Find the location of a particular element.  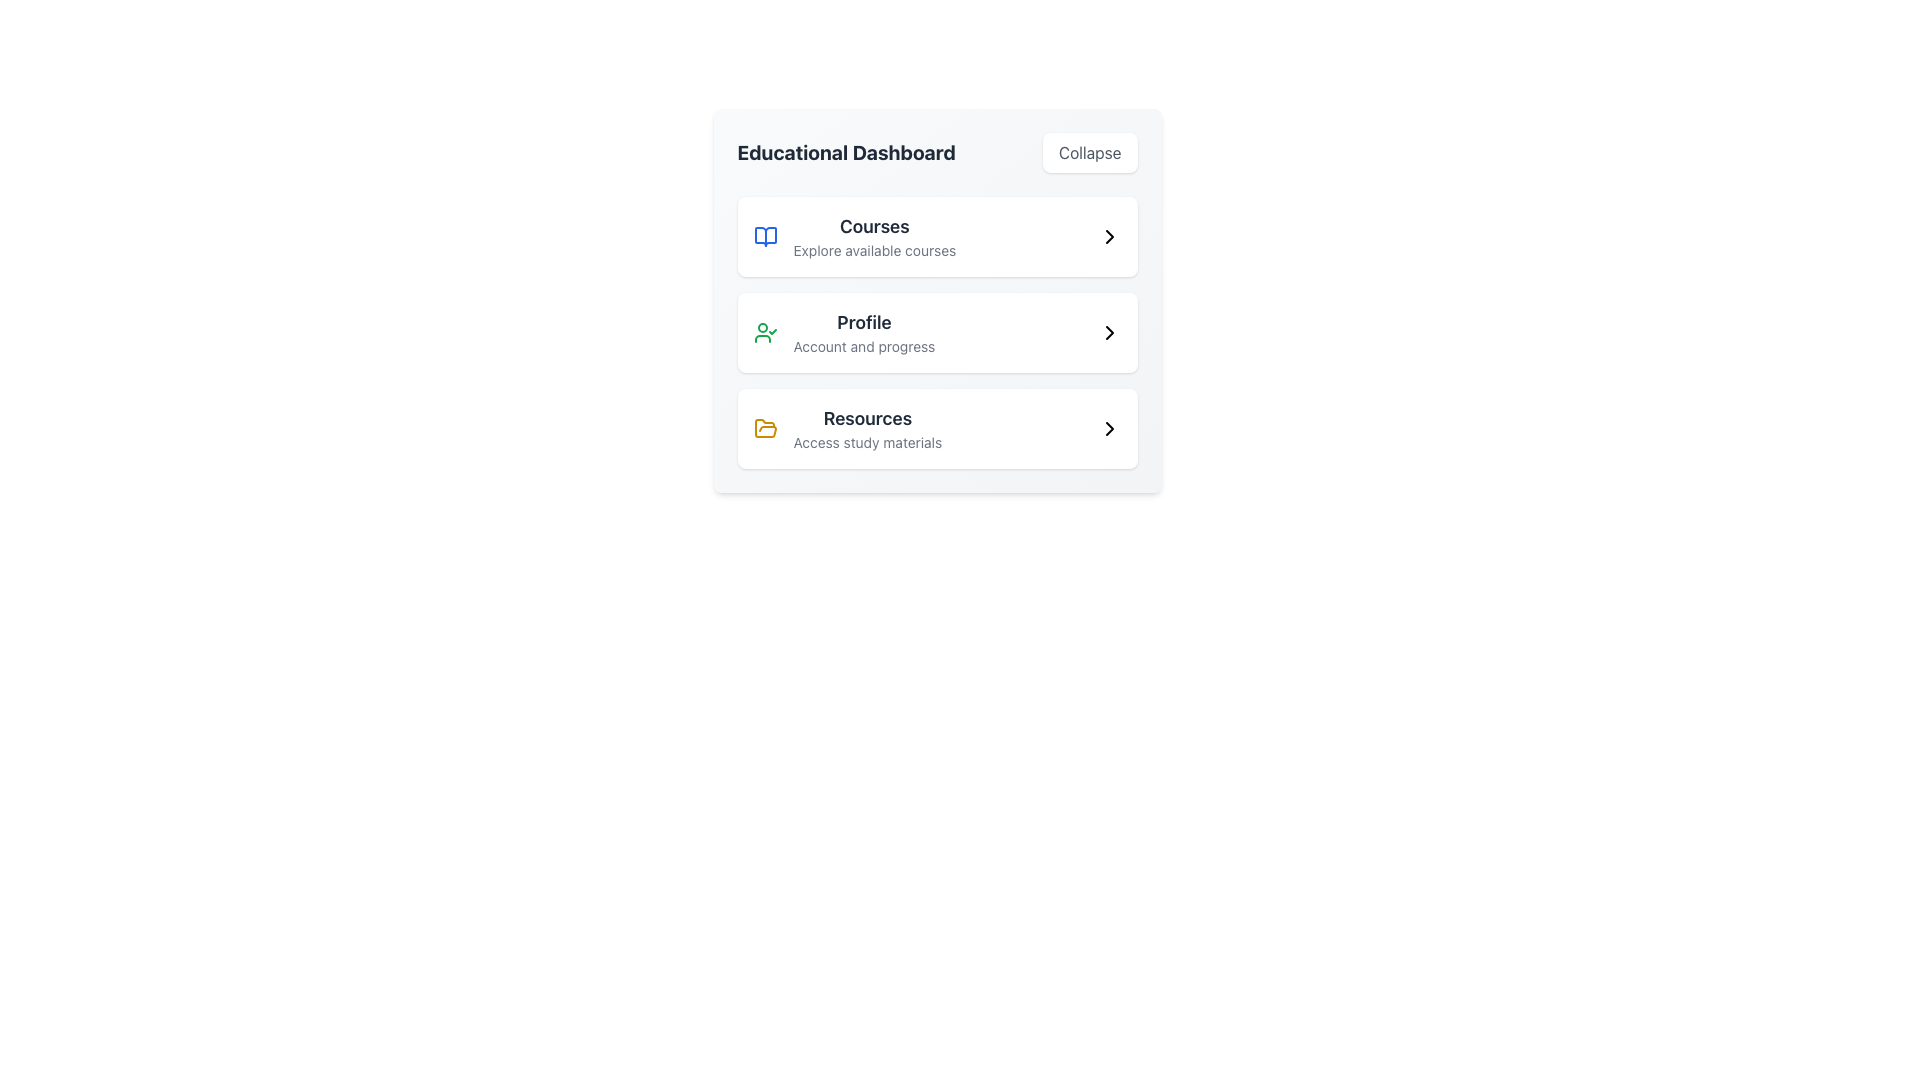

the chevron indicator on the far right of the 'Profile' row in the 'Educational Dashboard' is located at coordinates (1108, 331).